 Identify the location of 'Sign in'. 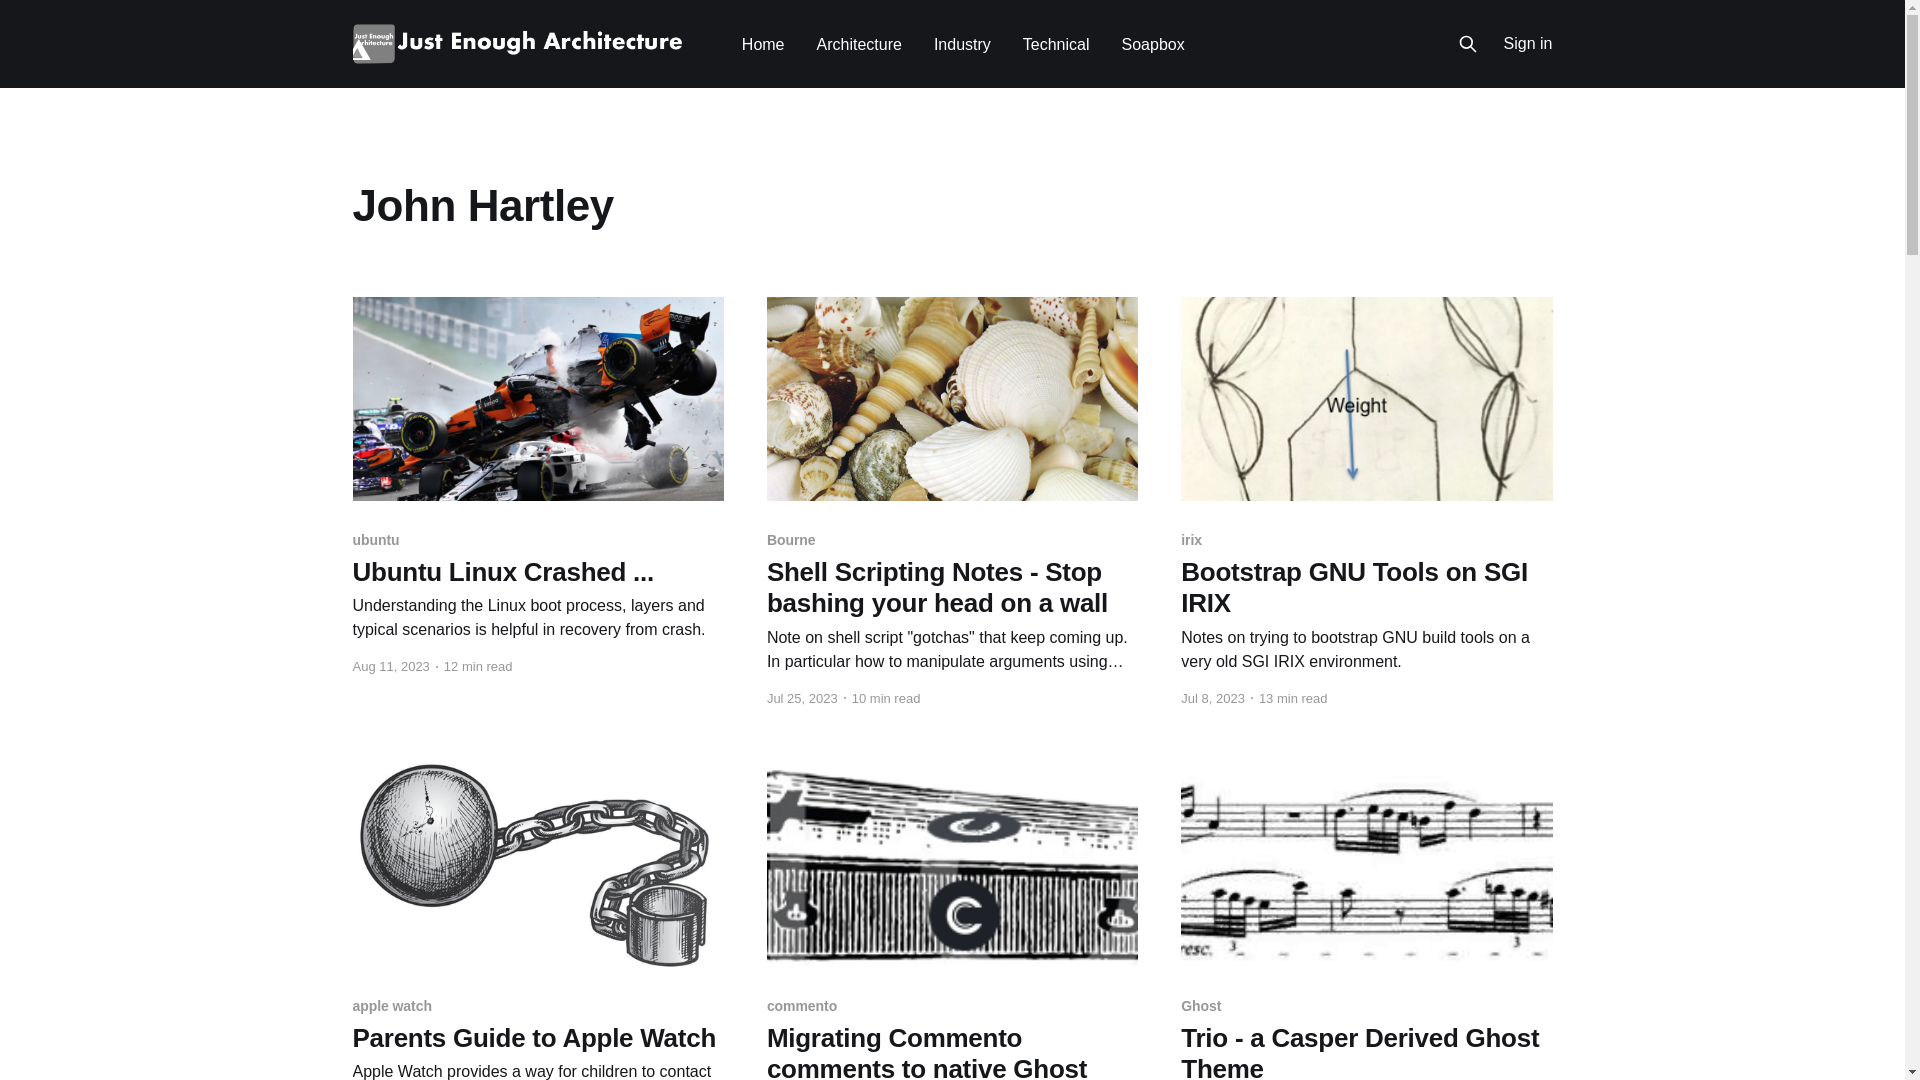
(1527, 44).